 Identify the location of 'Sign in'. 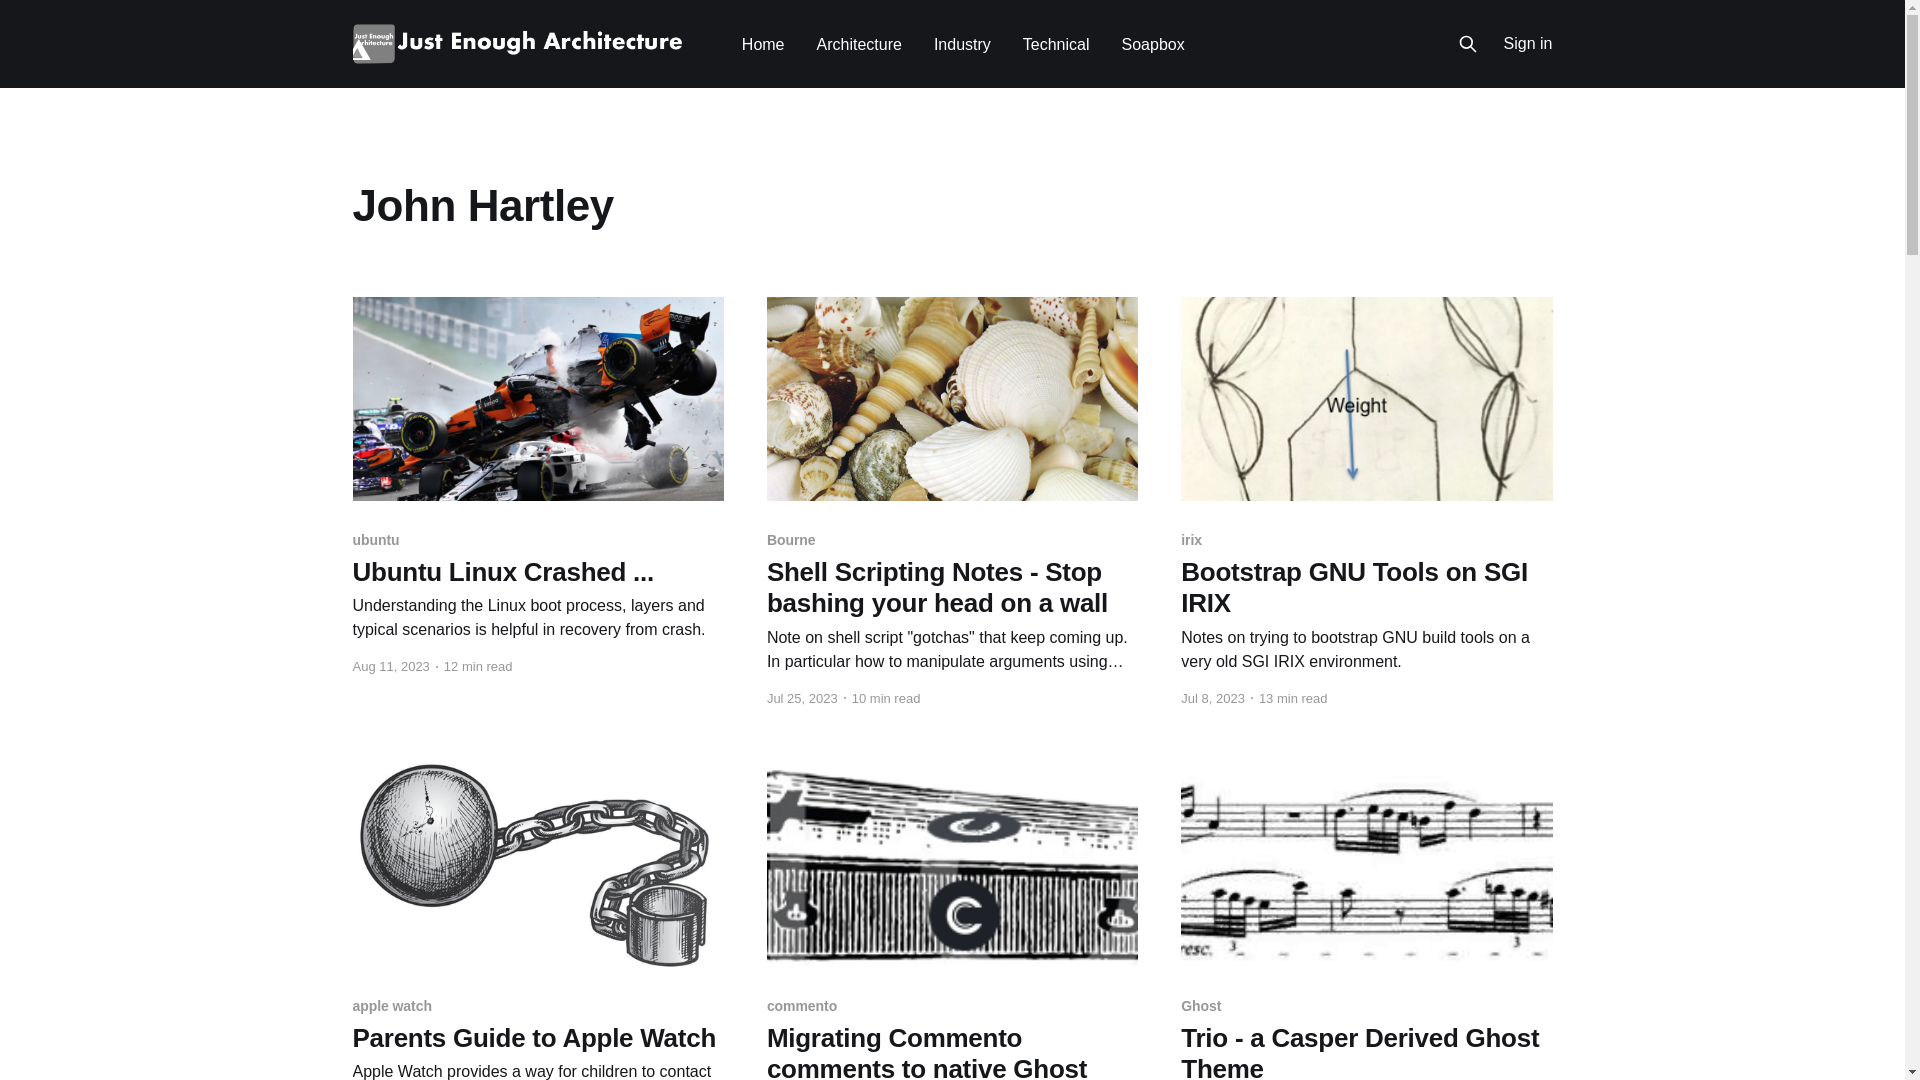
(1527, 44).